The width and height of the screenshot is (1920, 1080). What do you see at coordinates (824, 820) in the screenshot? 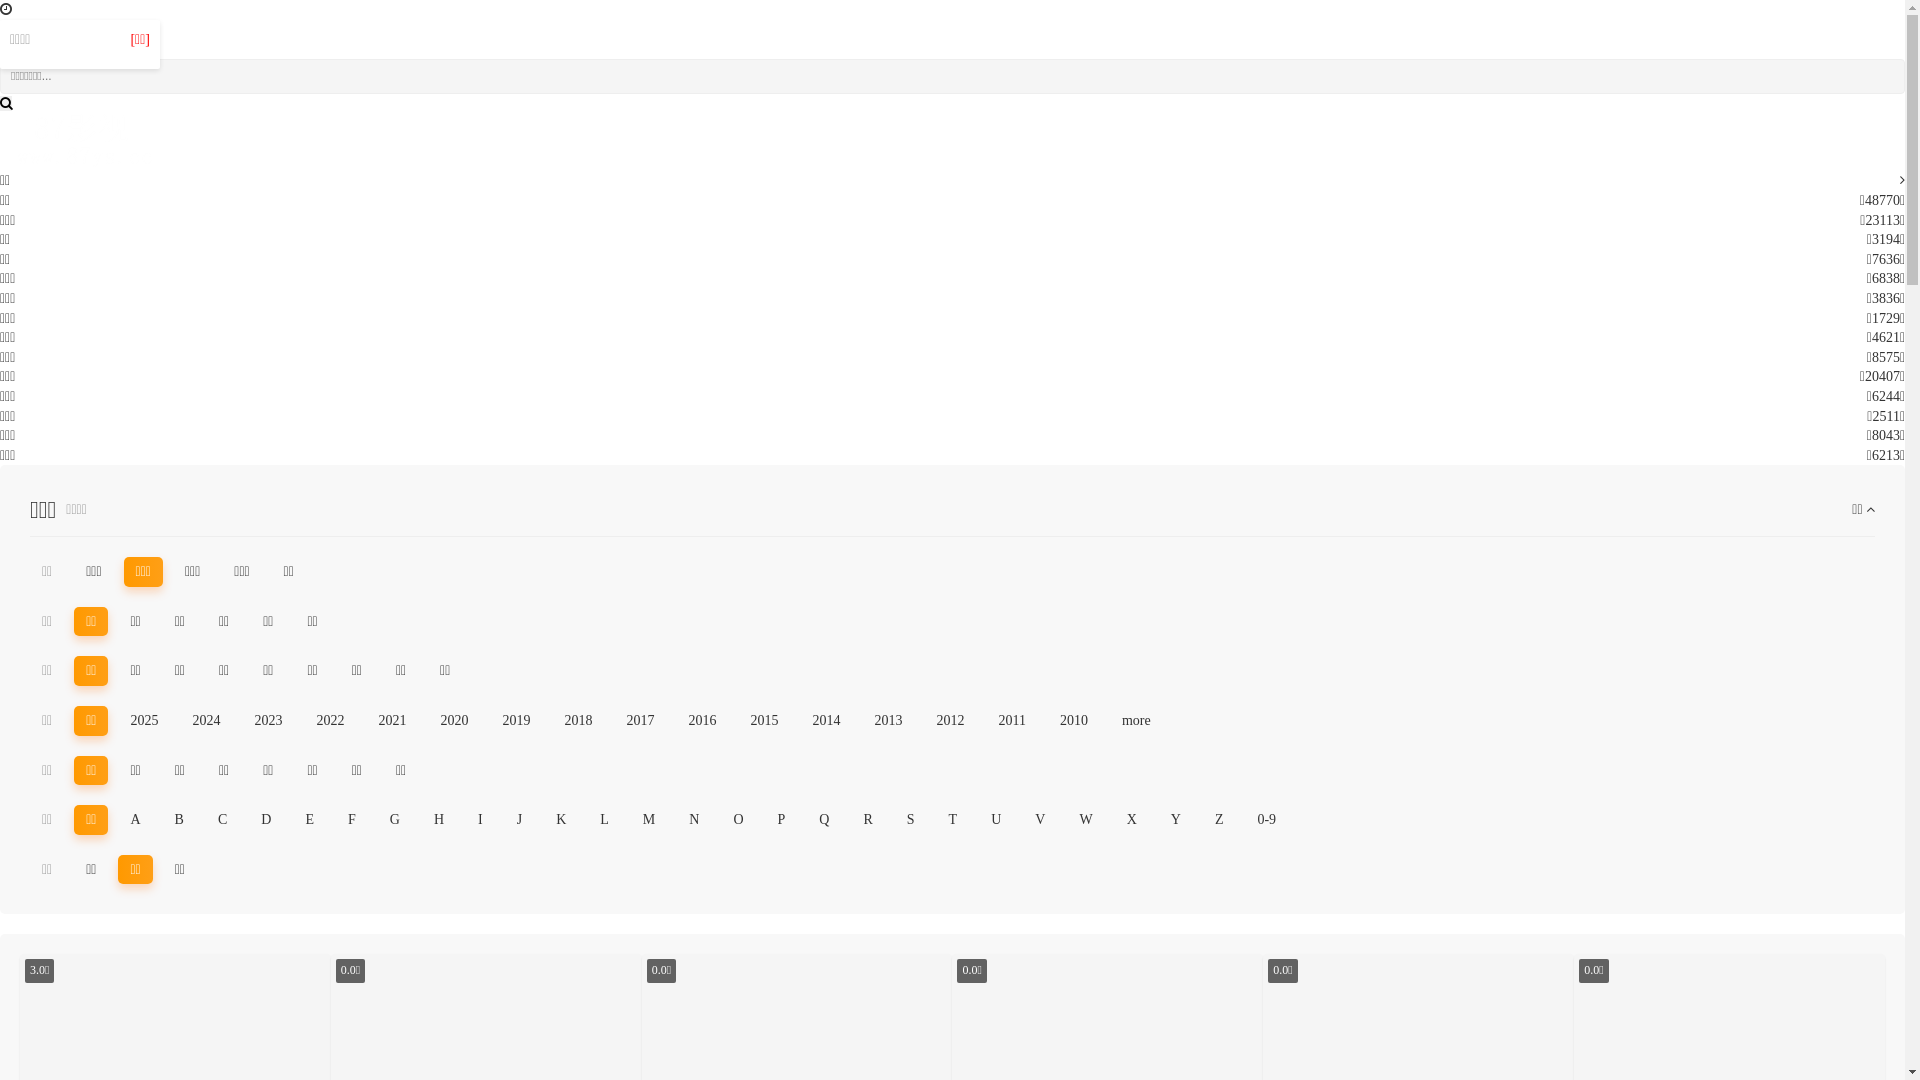
I see `'Q'` at bounding box center [824, 820].